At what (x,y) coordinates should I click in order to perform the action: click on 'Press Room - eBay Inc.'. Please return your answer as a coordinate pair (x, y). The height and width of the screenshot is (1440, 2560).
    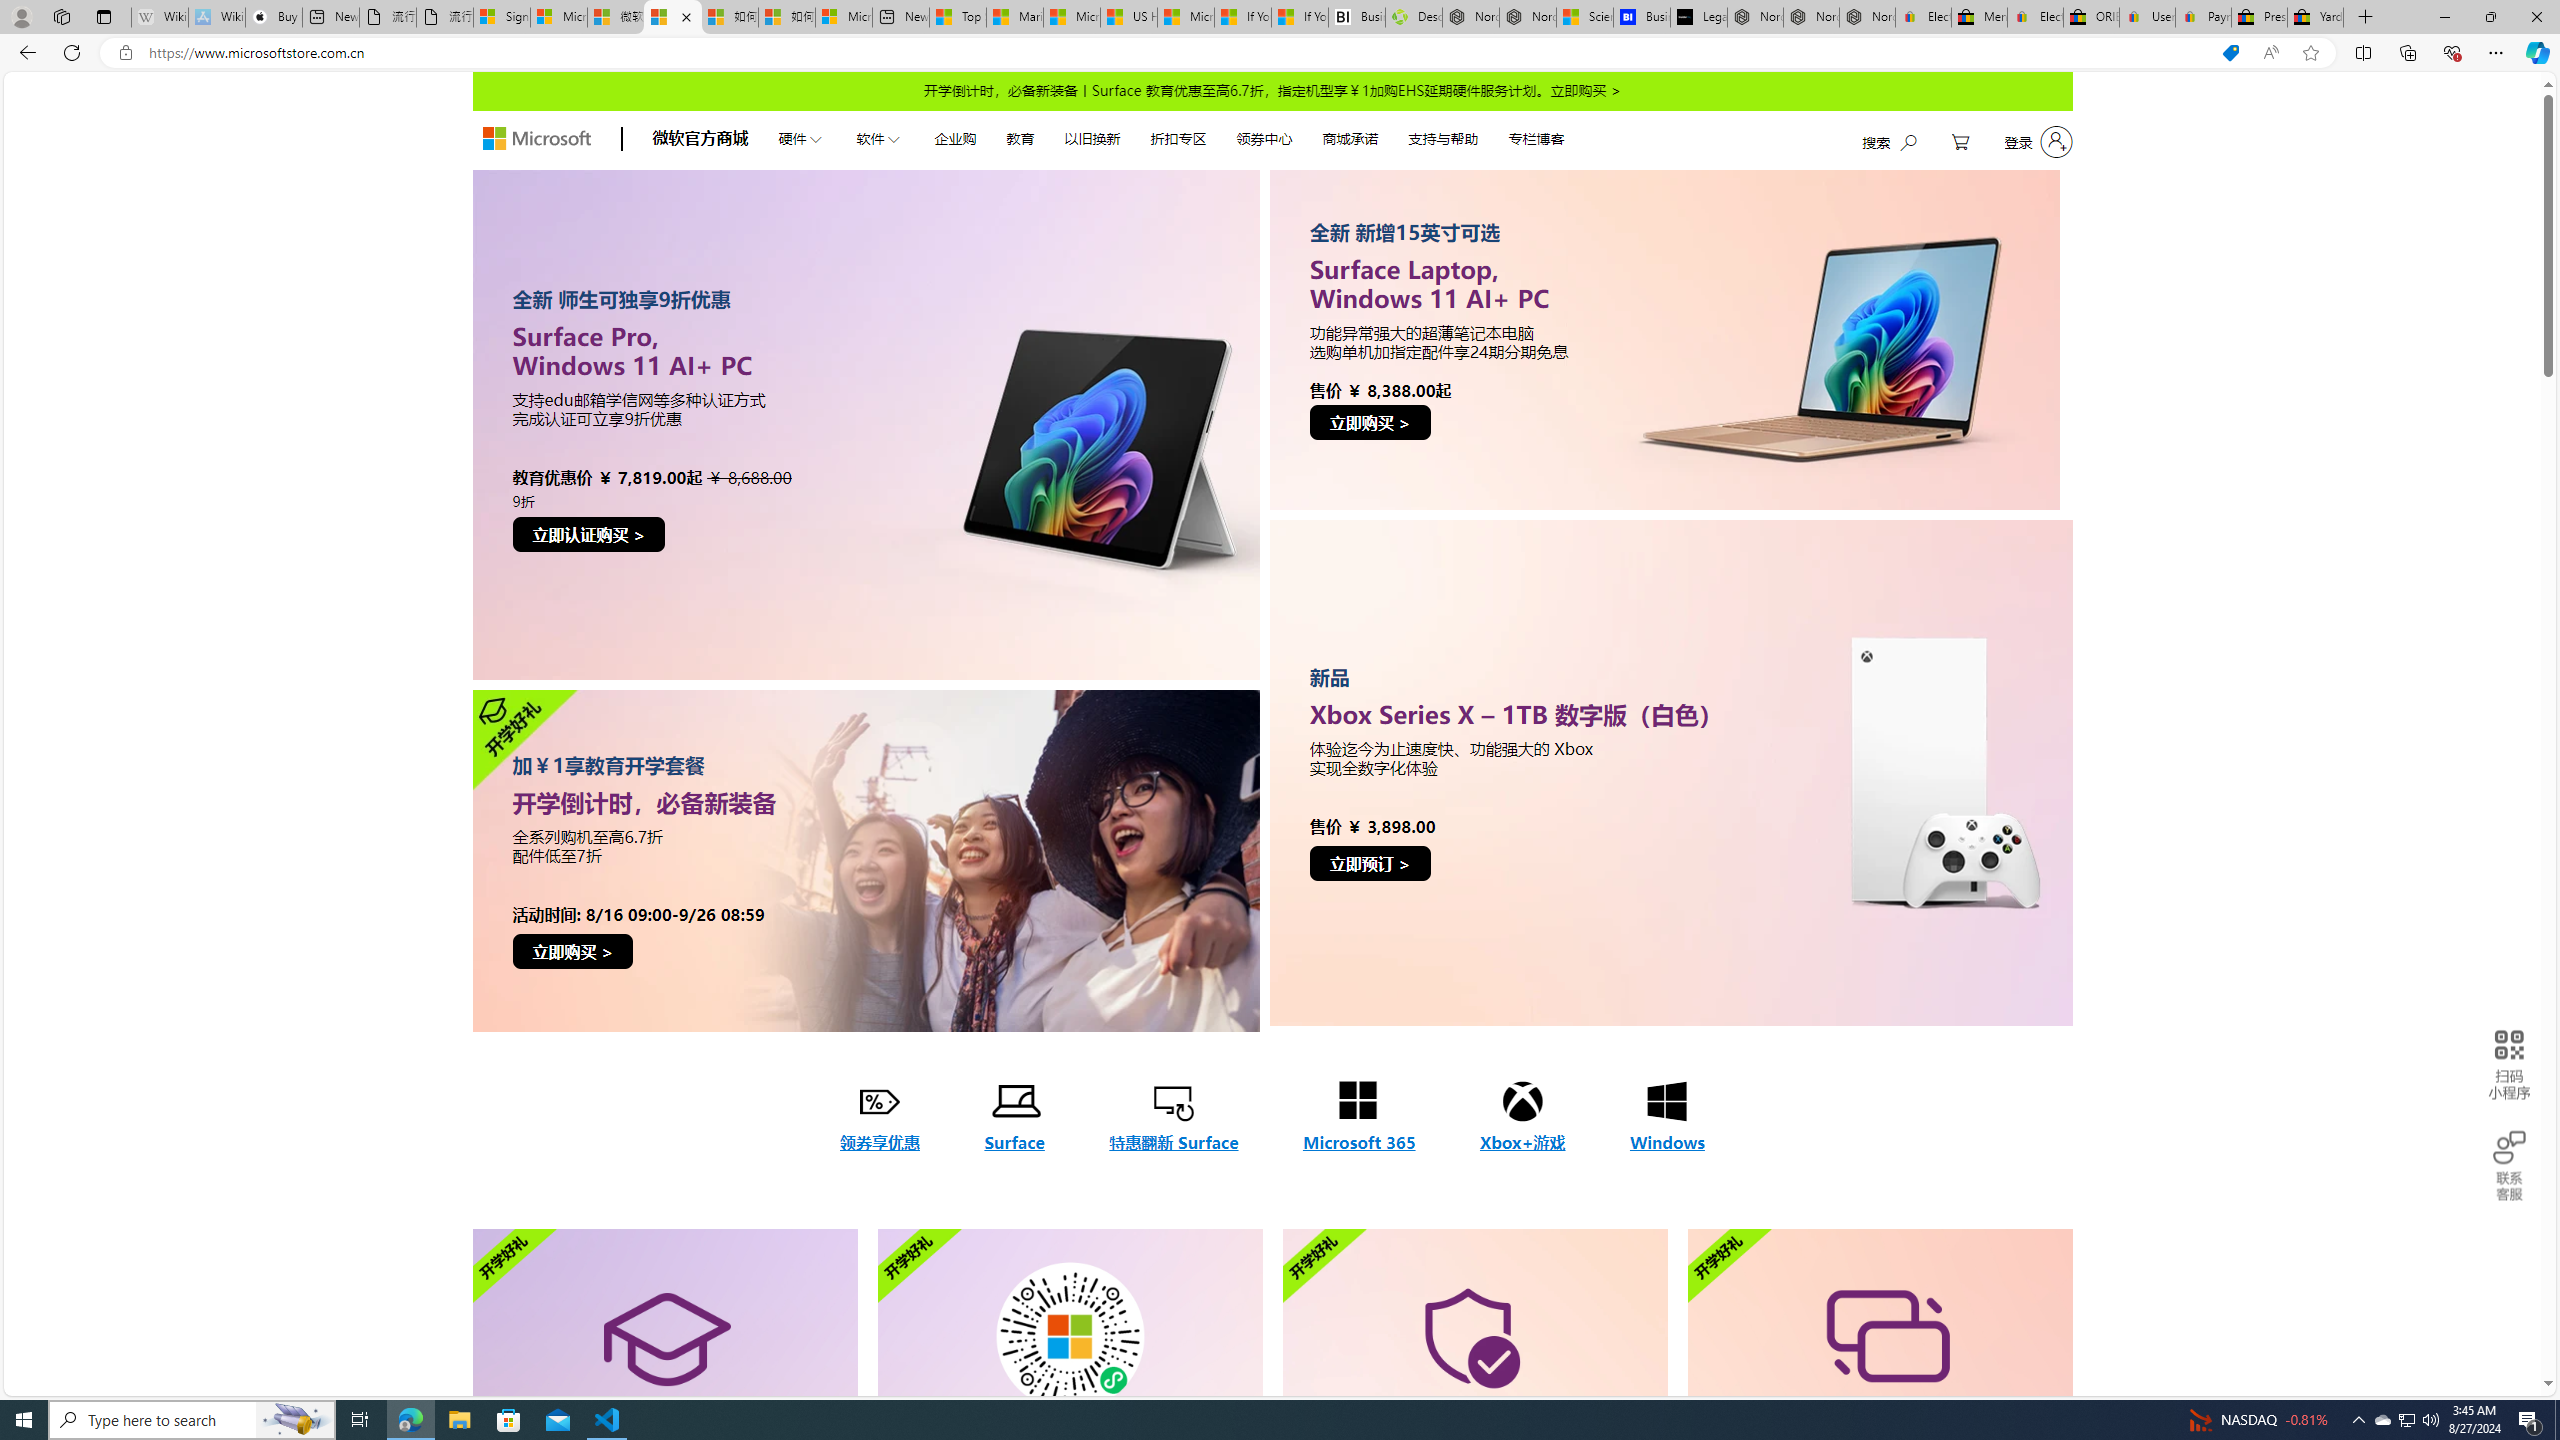
    Looking at the image, I should click on (2258, 16).